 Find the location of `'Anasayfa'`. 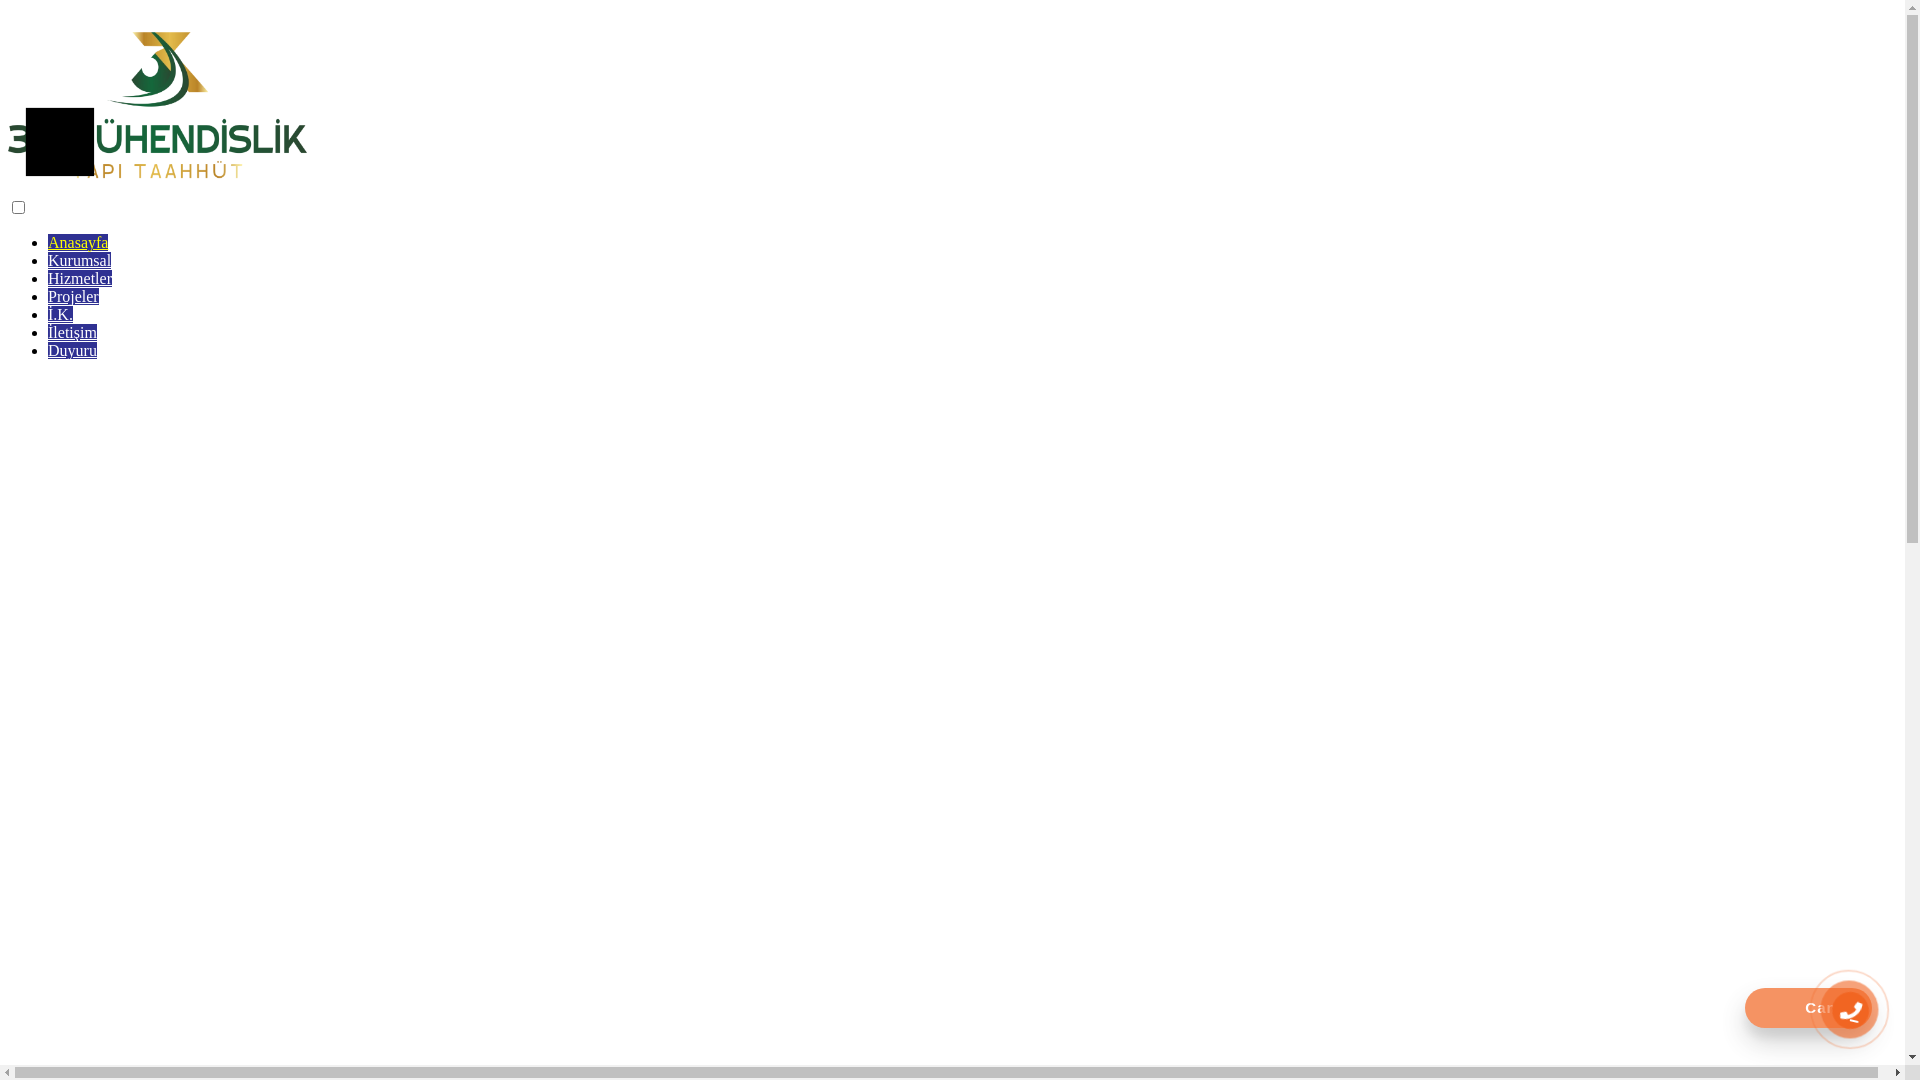

'Anasayfa' is located at coordinates (77, 241).